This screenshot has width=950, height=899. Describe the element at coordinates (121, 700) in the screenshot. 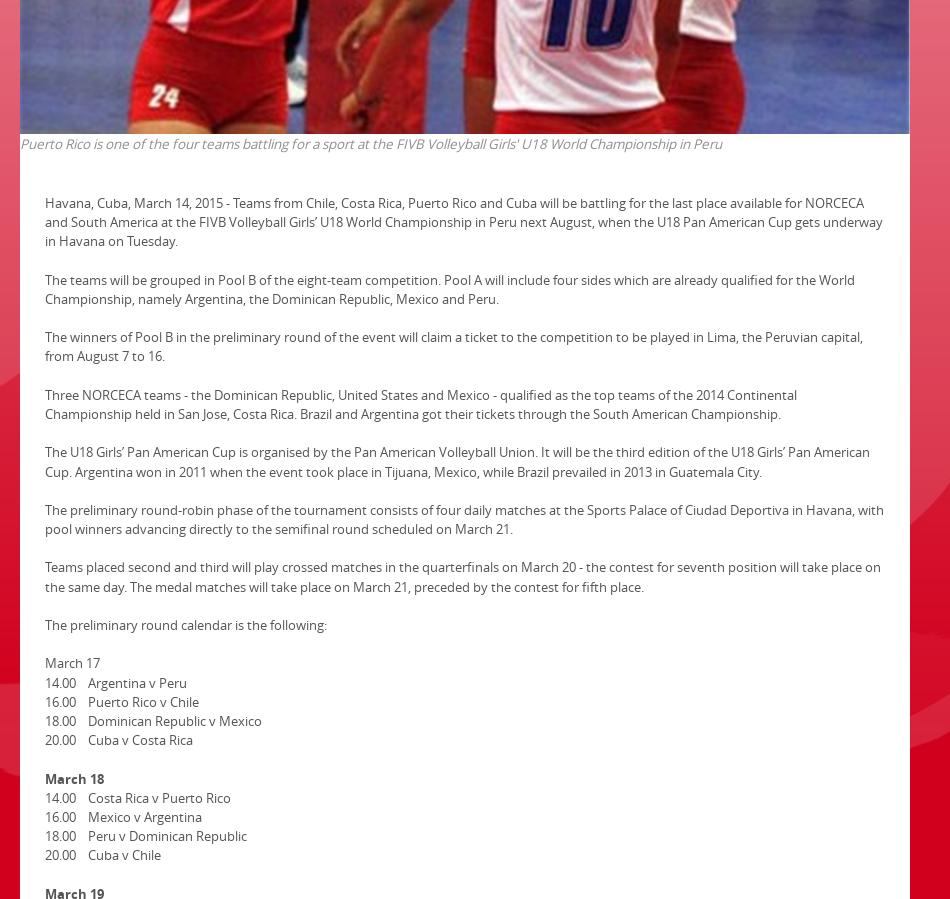

I see `'16.00    Puerto Rico v Chile'` at that location.